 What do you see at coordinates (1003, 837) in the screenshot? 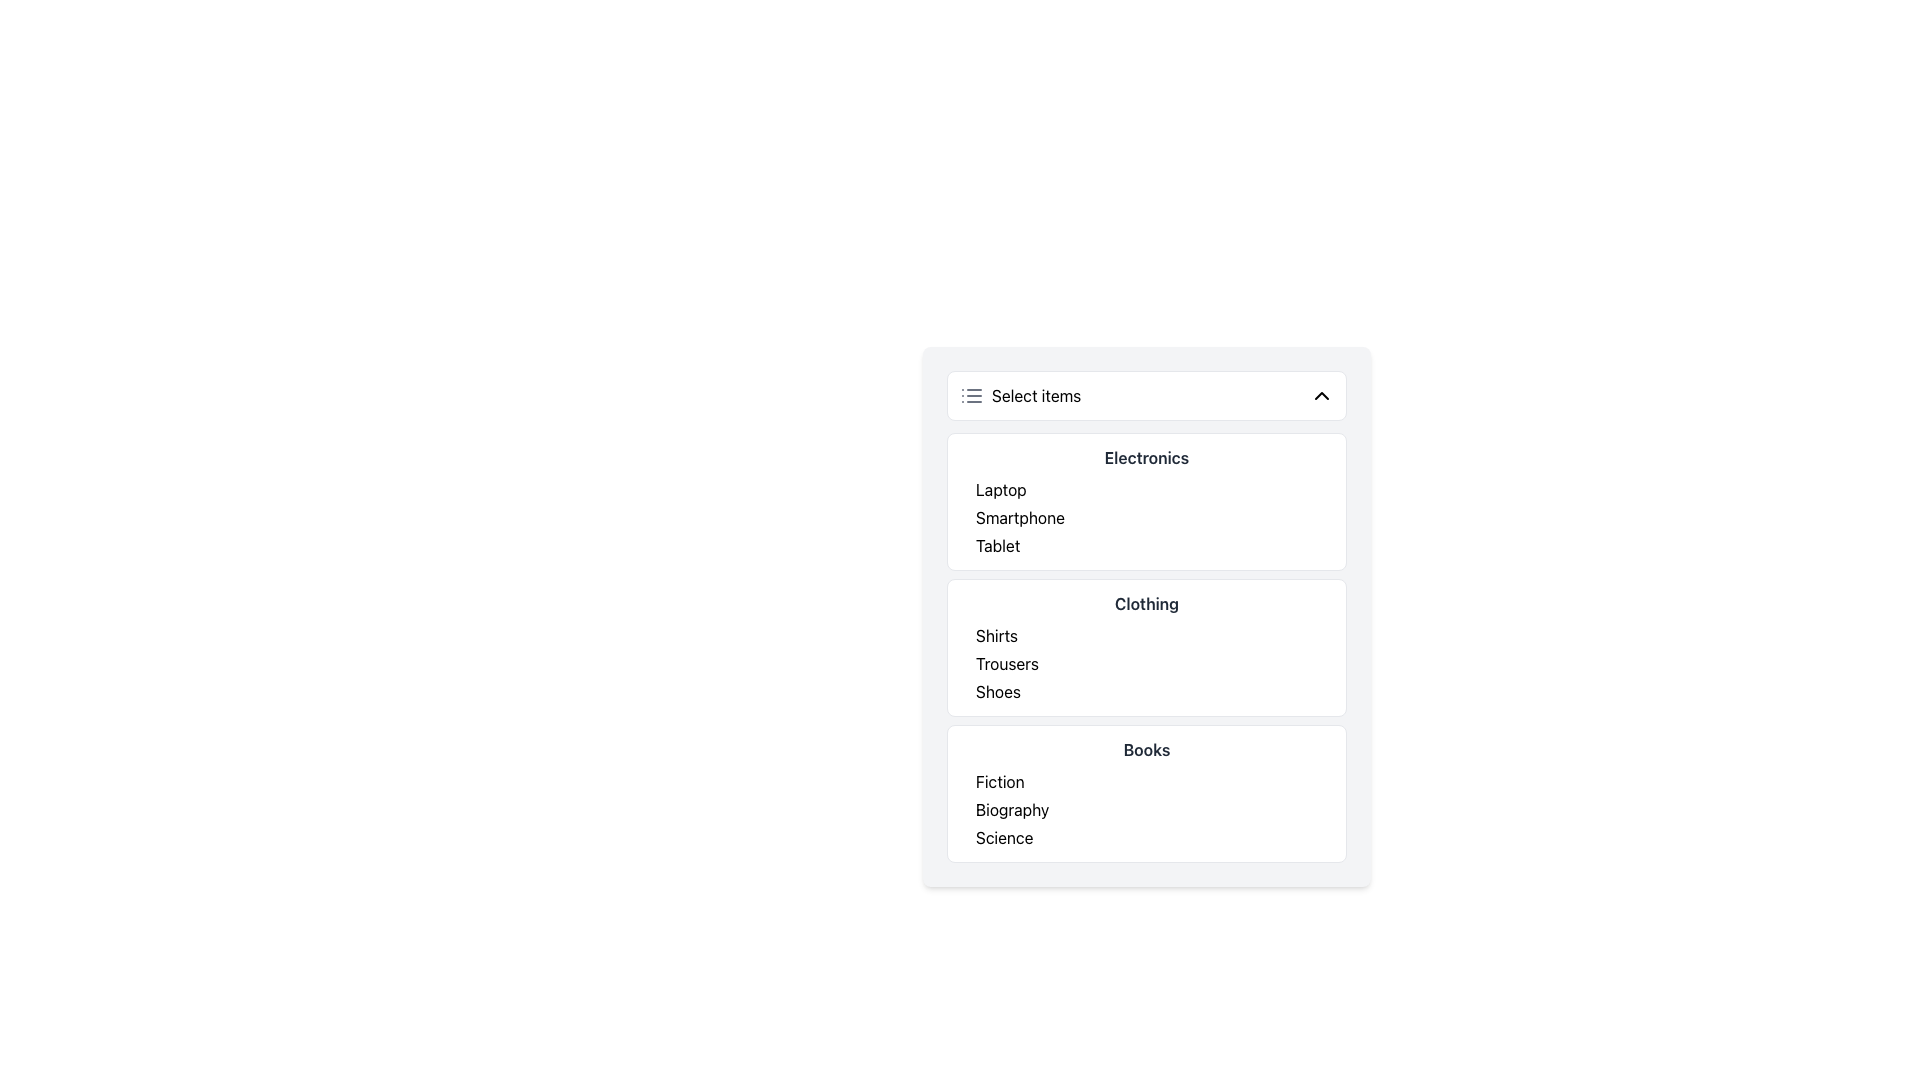
I see `the 'Science' text label in the 'Books' category` at bounding box center [1003, 837].